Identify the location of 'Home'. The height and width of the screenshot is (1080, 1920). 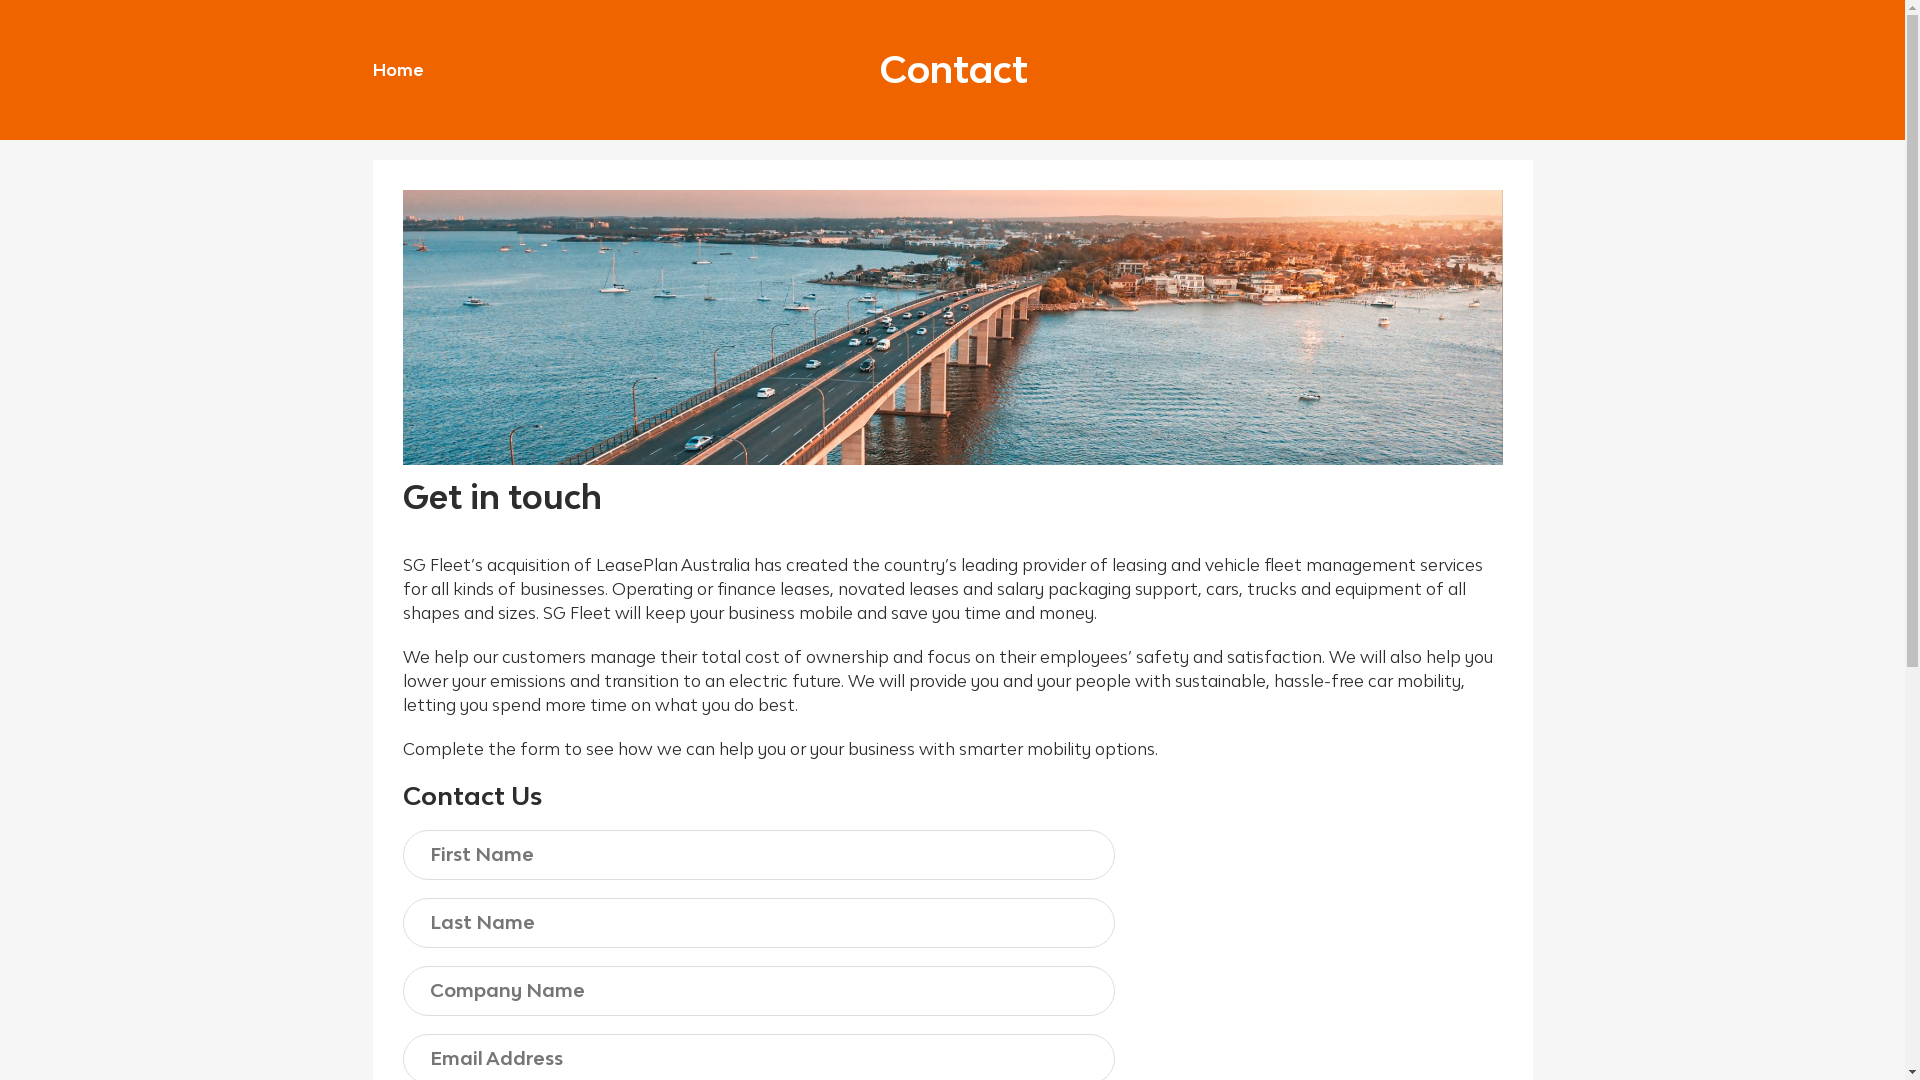
(397, 68).